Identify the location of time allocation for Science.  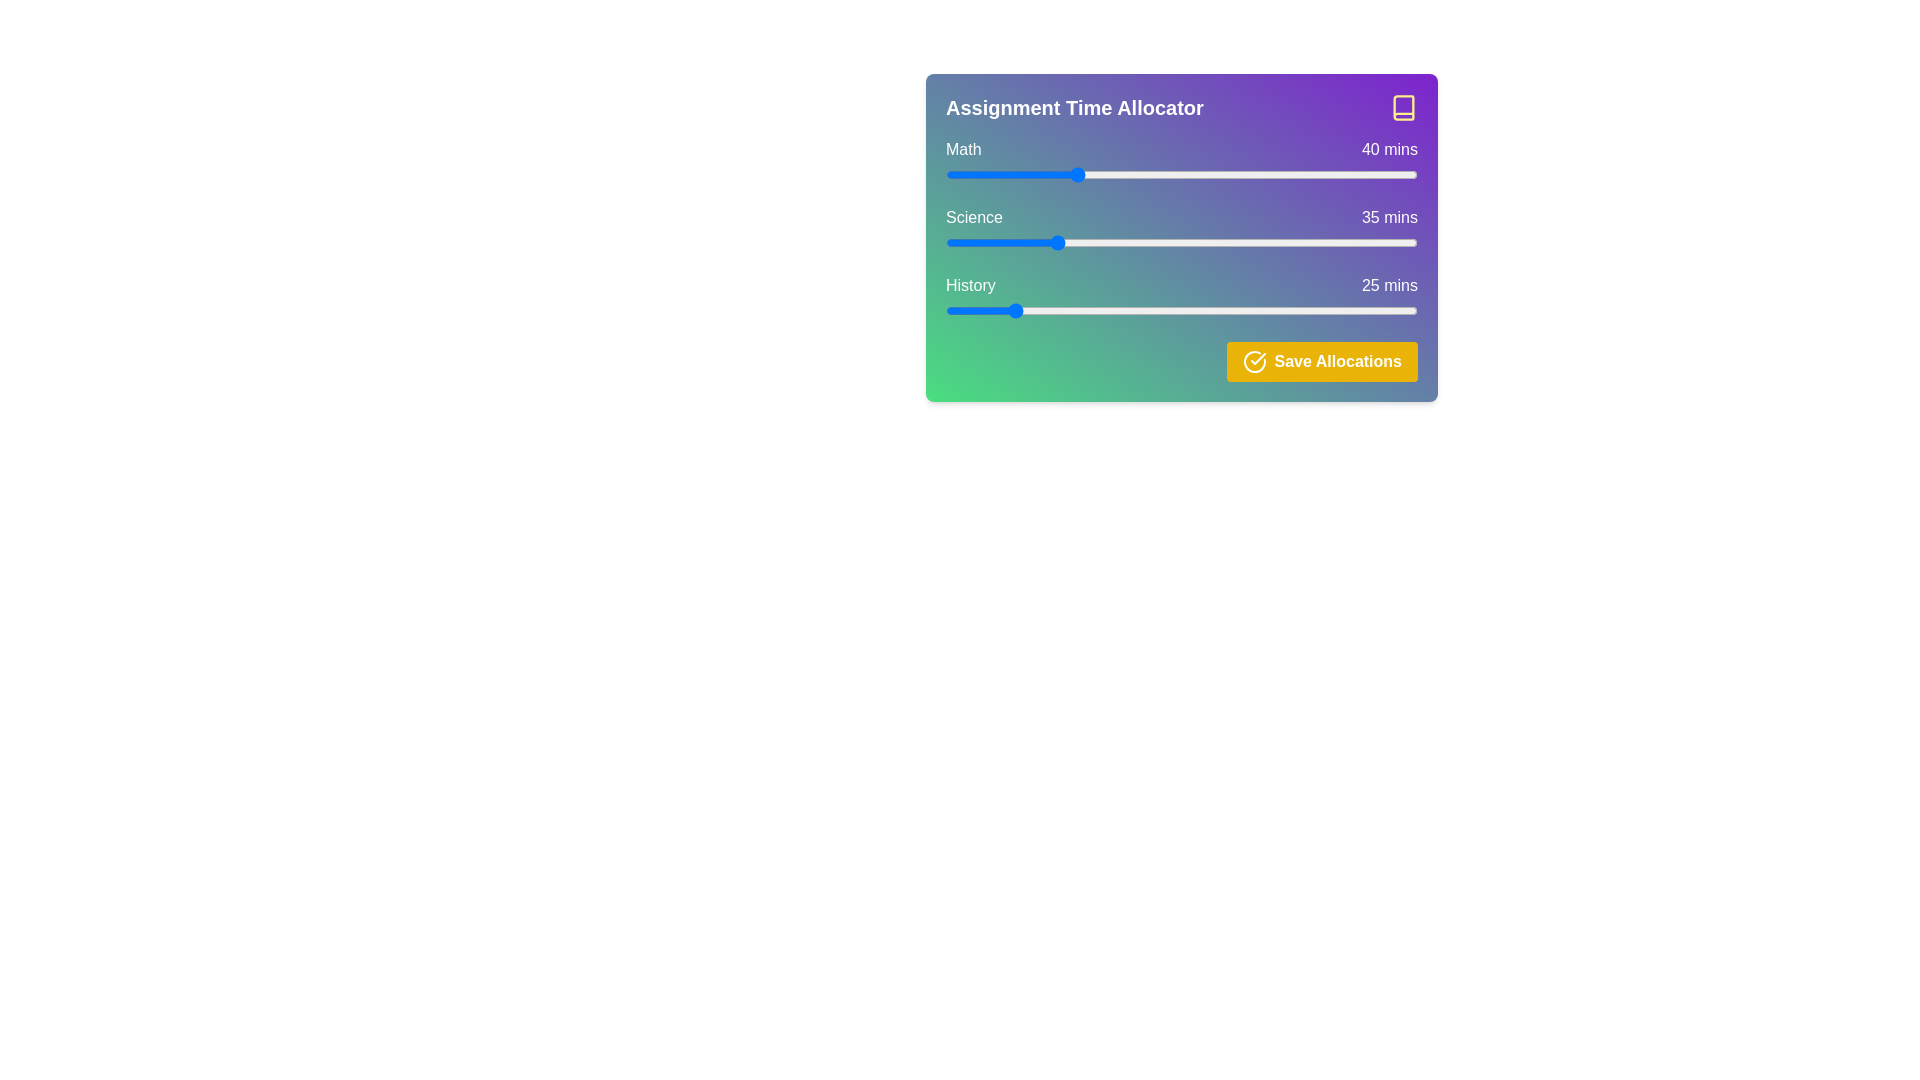
(1241, 242).